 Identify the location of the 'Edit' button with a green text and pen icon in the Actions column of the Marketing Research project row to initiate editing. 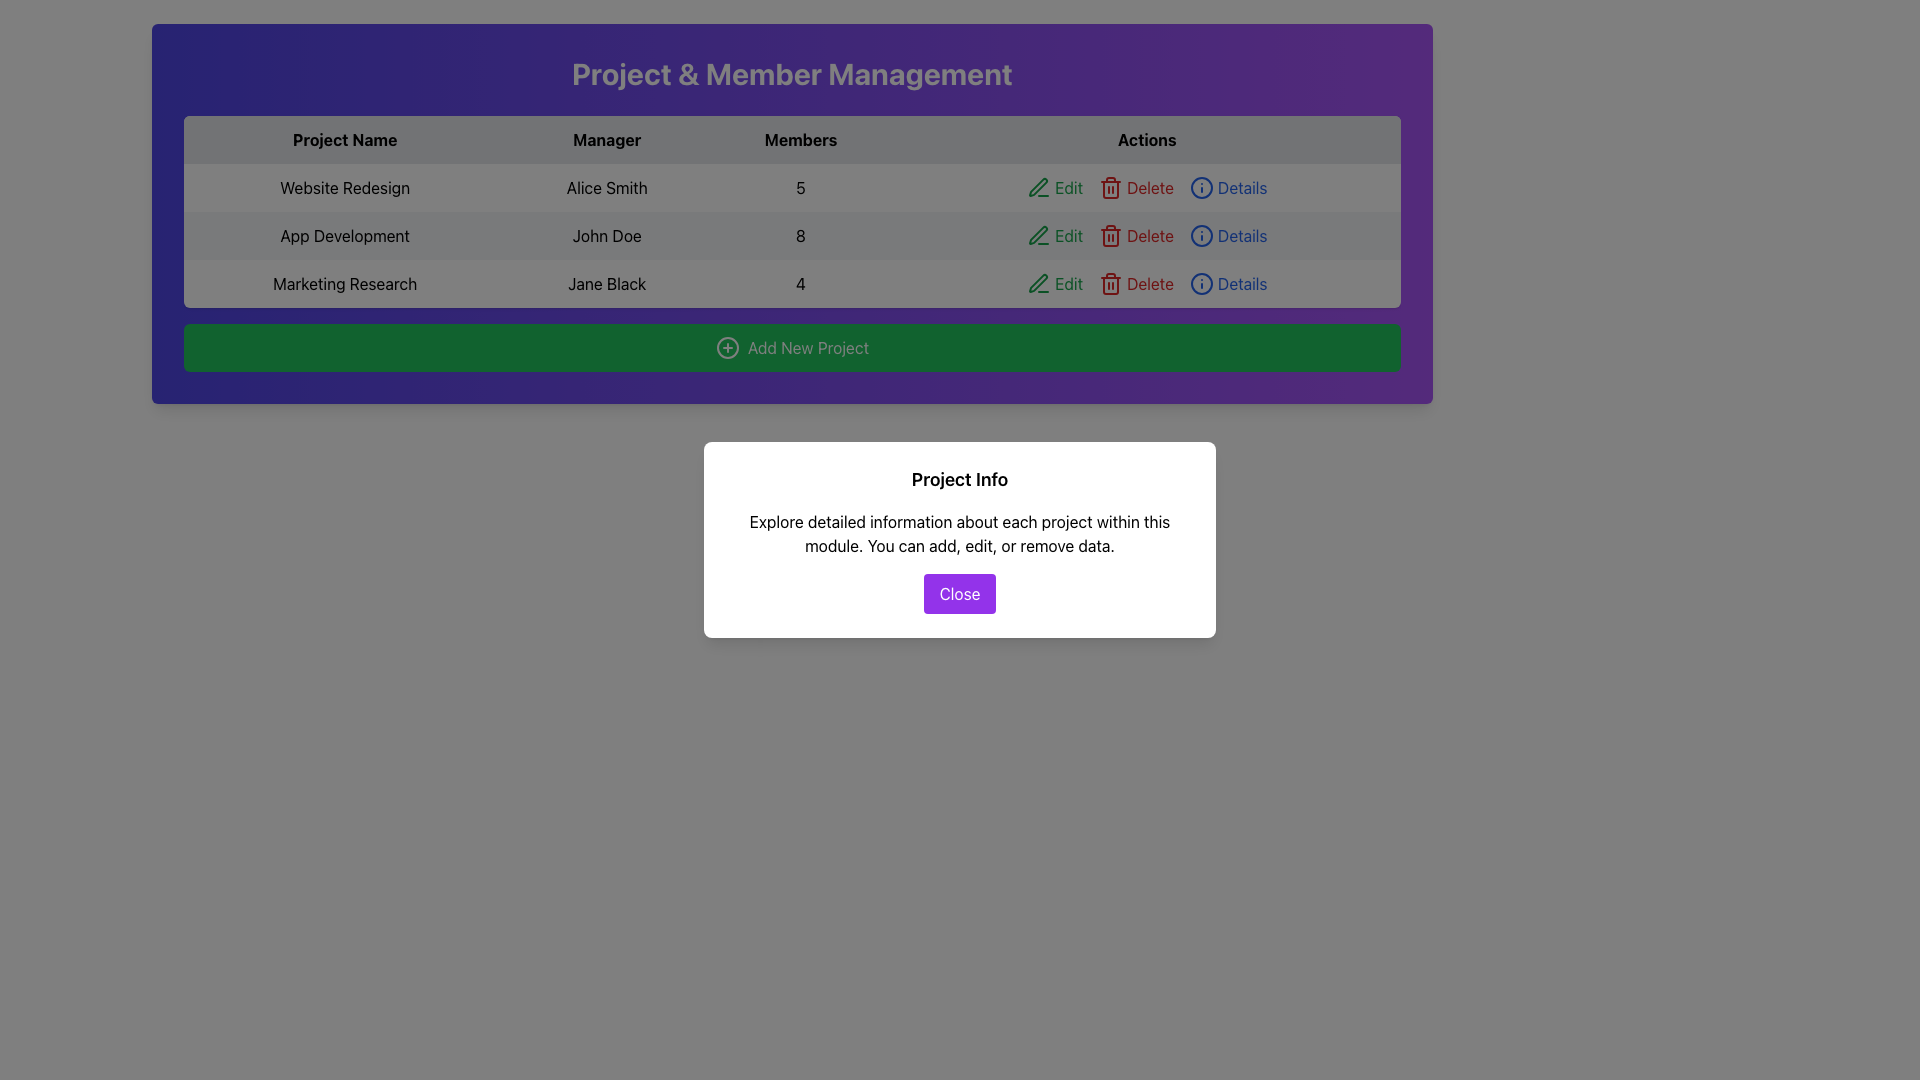
(1054, 284).